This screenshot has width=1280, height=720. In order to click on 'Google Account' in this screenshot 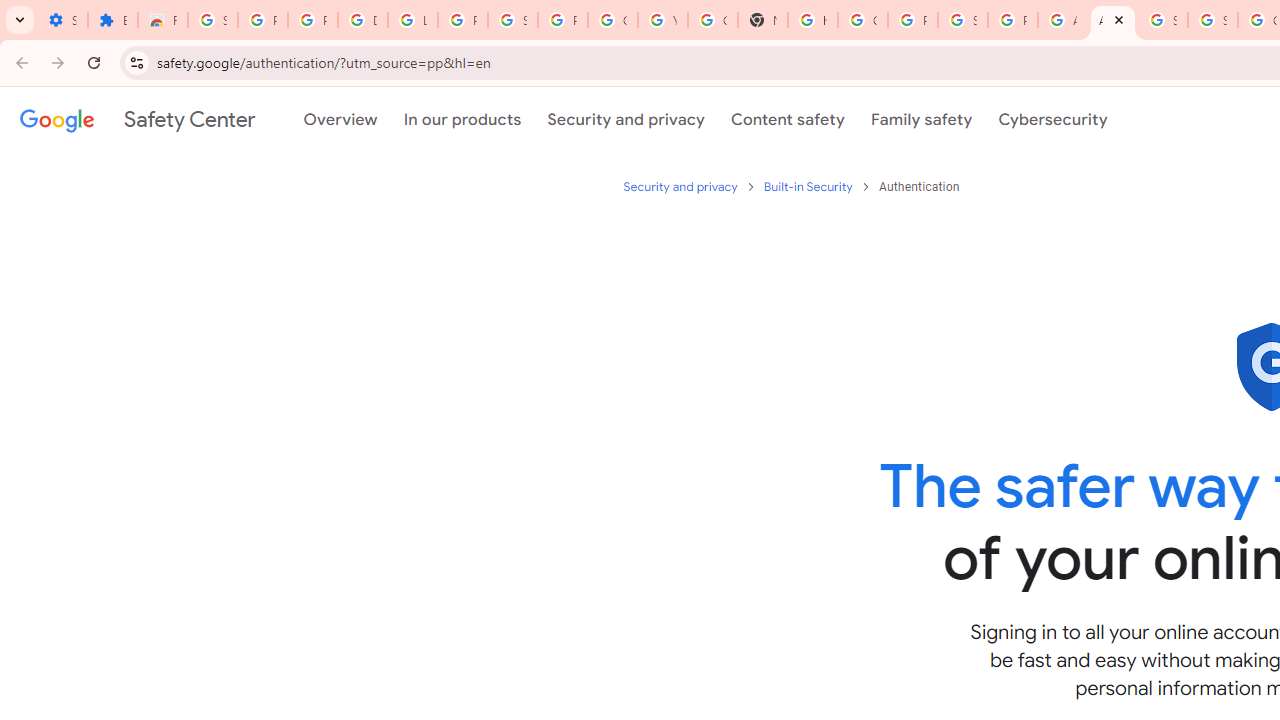, I will do `click(611, 20)`.